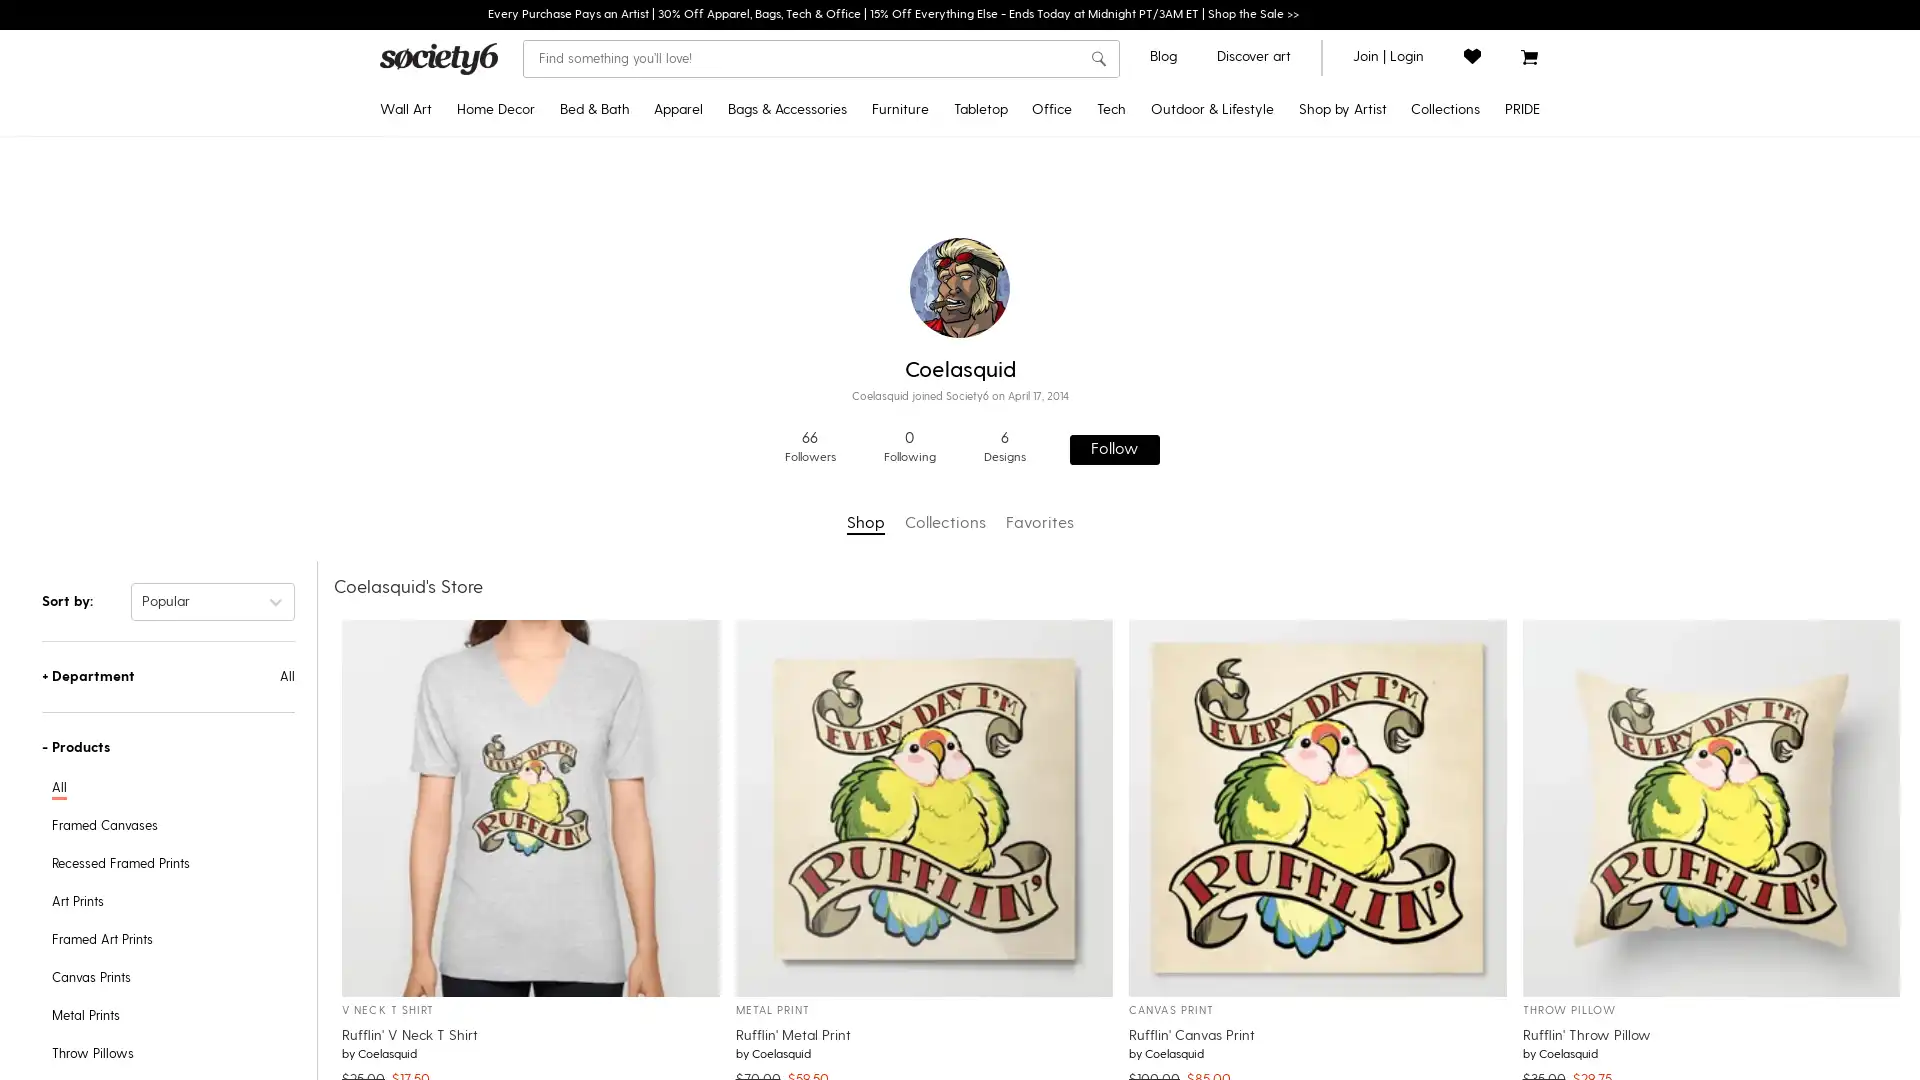 This screenshot has width=1920, height=1080. I want to click on Android Wallet Cases, so click(1182, 256).